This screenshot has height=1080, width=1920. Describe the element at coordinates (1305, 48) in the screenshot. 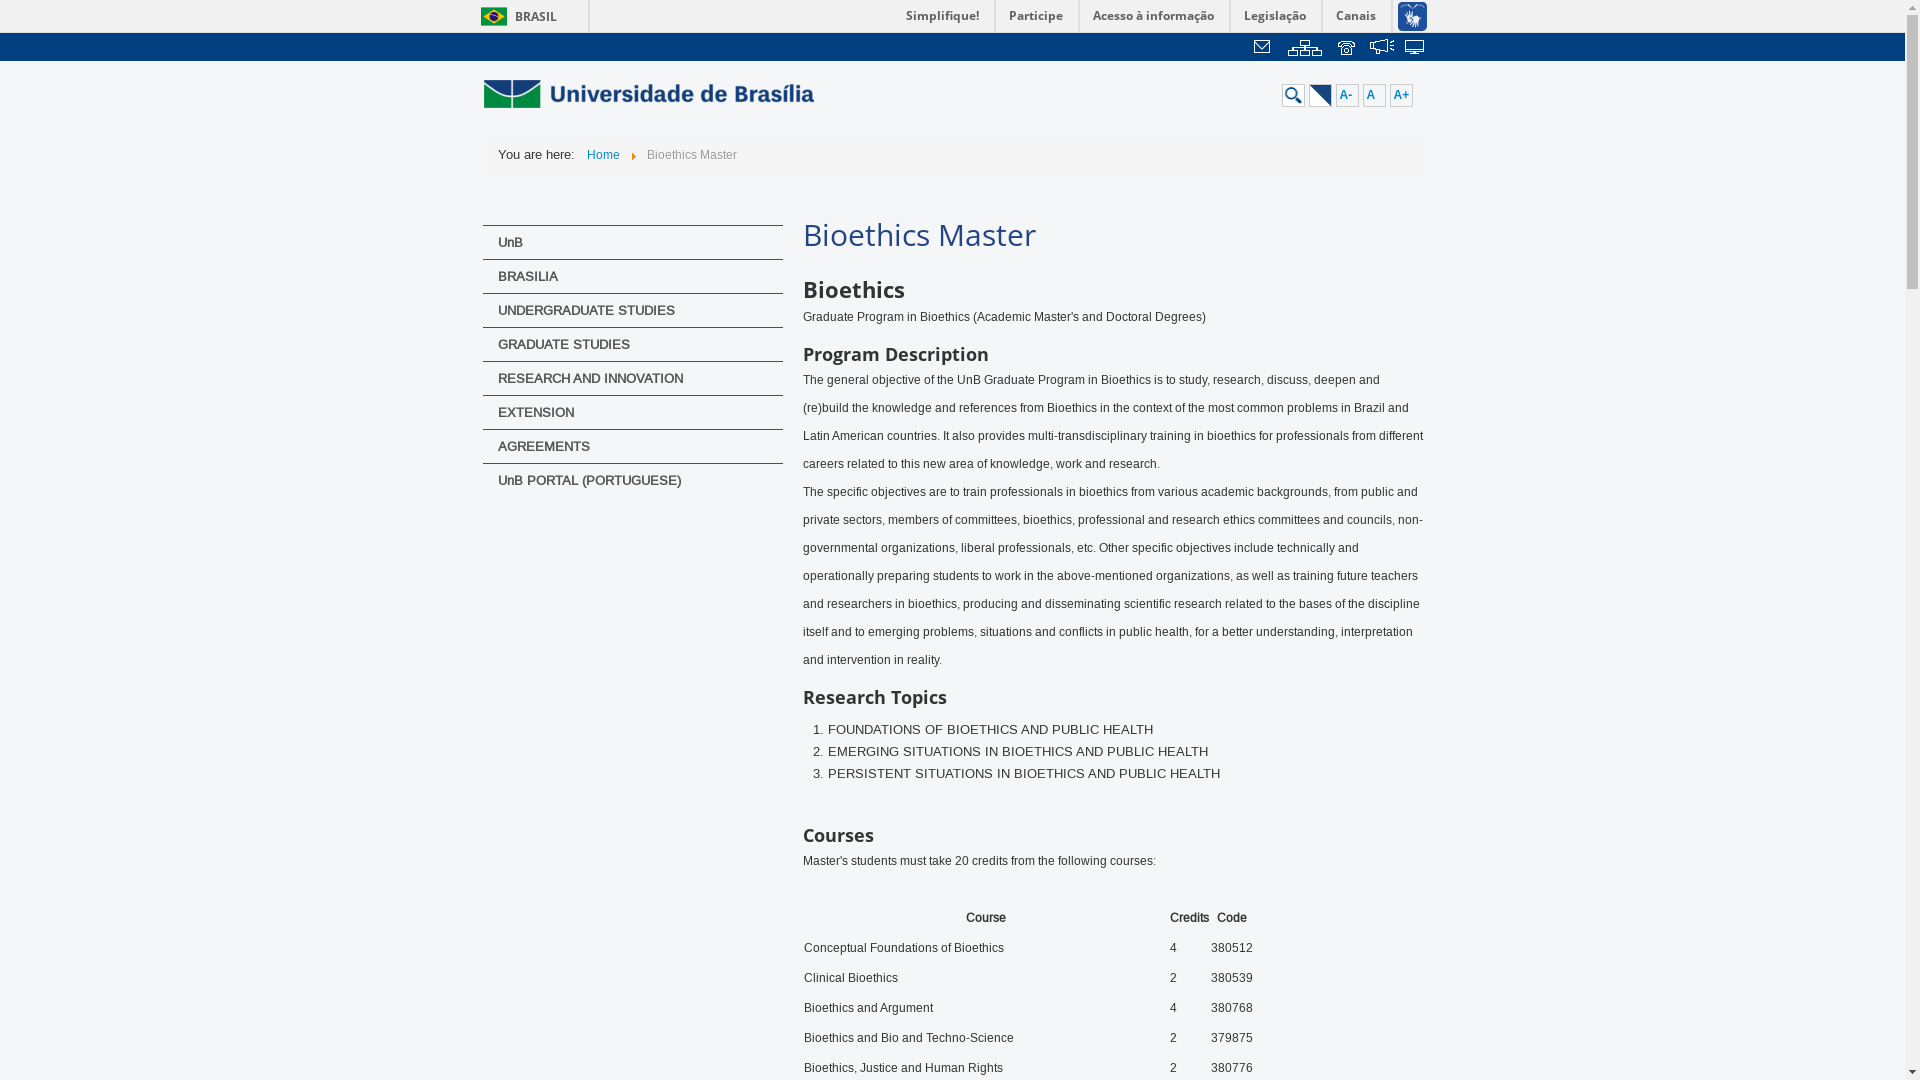

I see `'Mapa do Site'` at that location.